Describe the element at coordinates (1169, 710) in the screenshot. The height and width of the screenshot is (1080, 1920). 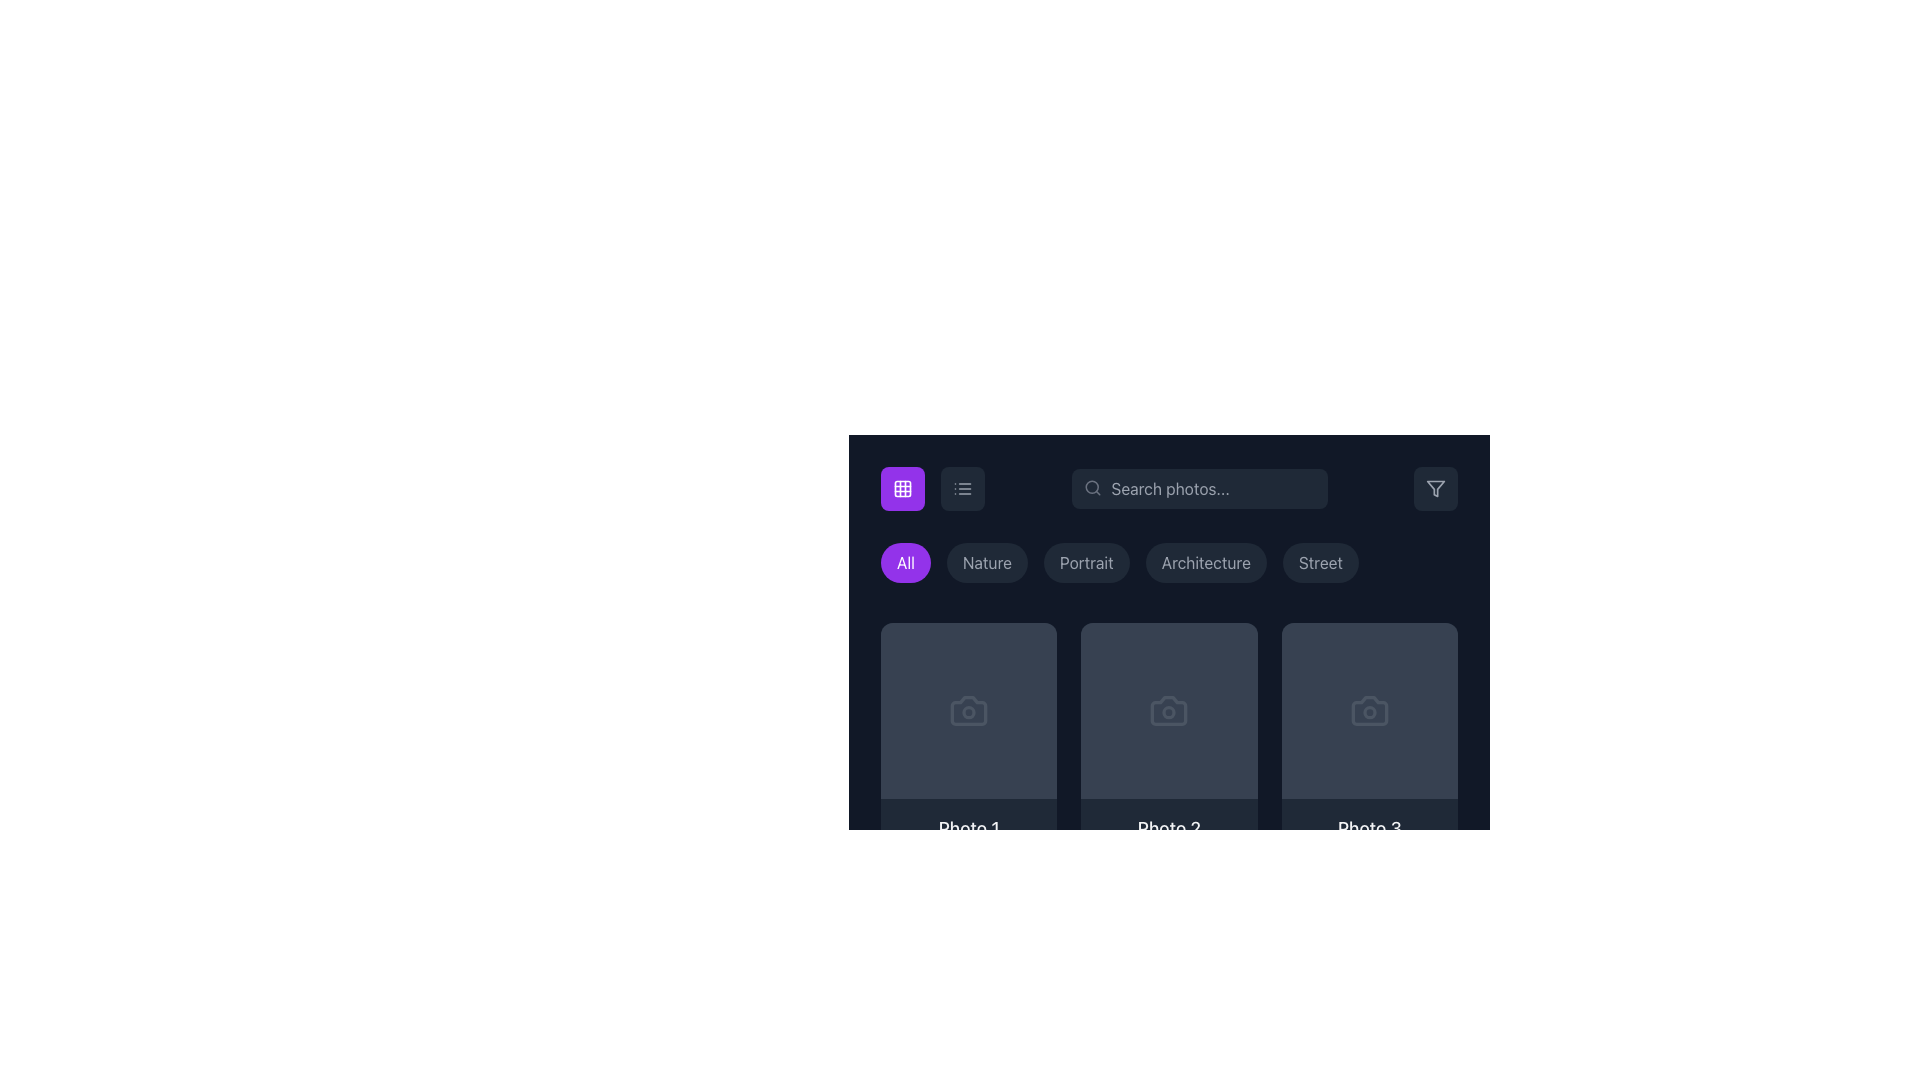
I see `camera icon representing 'Photo 2' in the developer tools, located in the second column of the grid system` at that location.